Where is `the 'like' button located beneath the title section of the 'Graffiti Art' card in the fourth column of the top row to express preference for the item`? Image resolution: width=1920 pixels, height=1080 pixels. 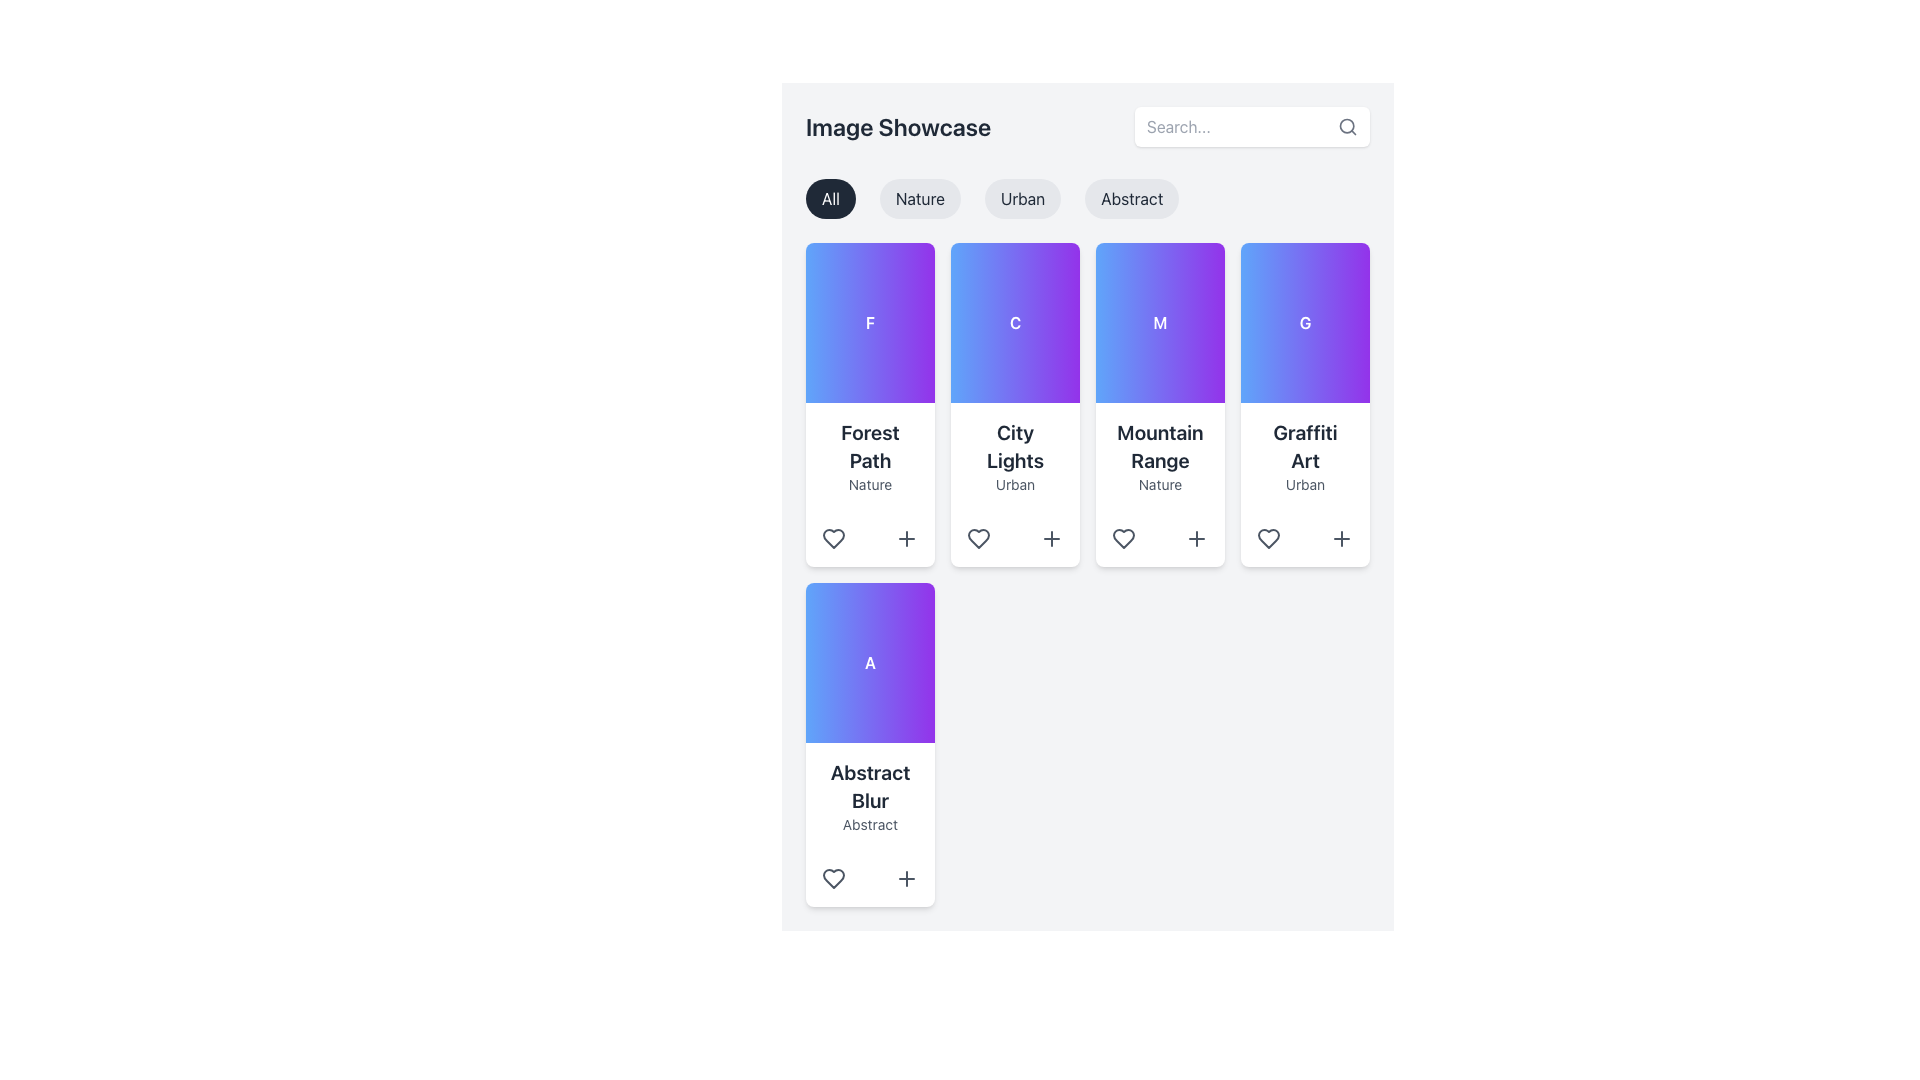 the 'like' button located beneath the title section of the 'Graffiti Art' card in the fourth column of the top row to express preference for the item is located at coordinates (1267, 538).